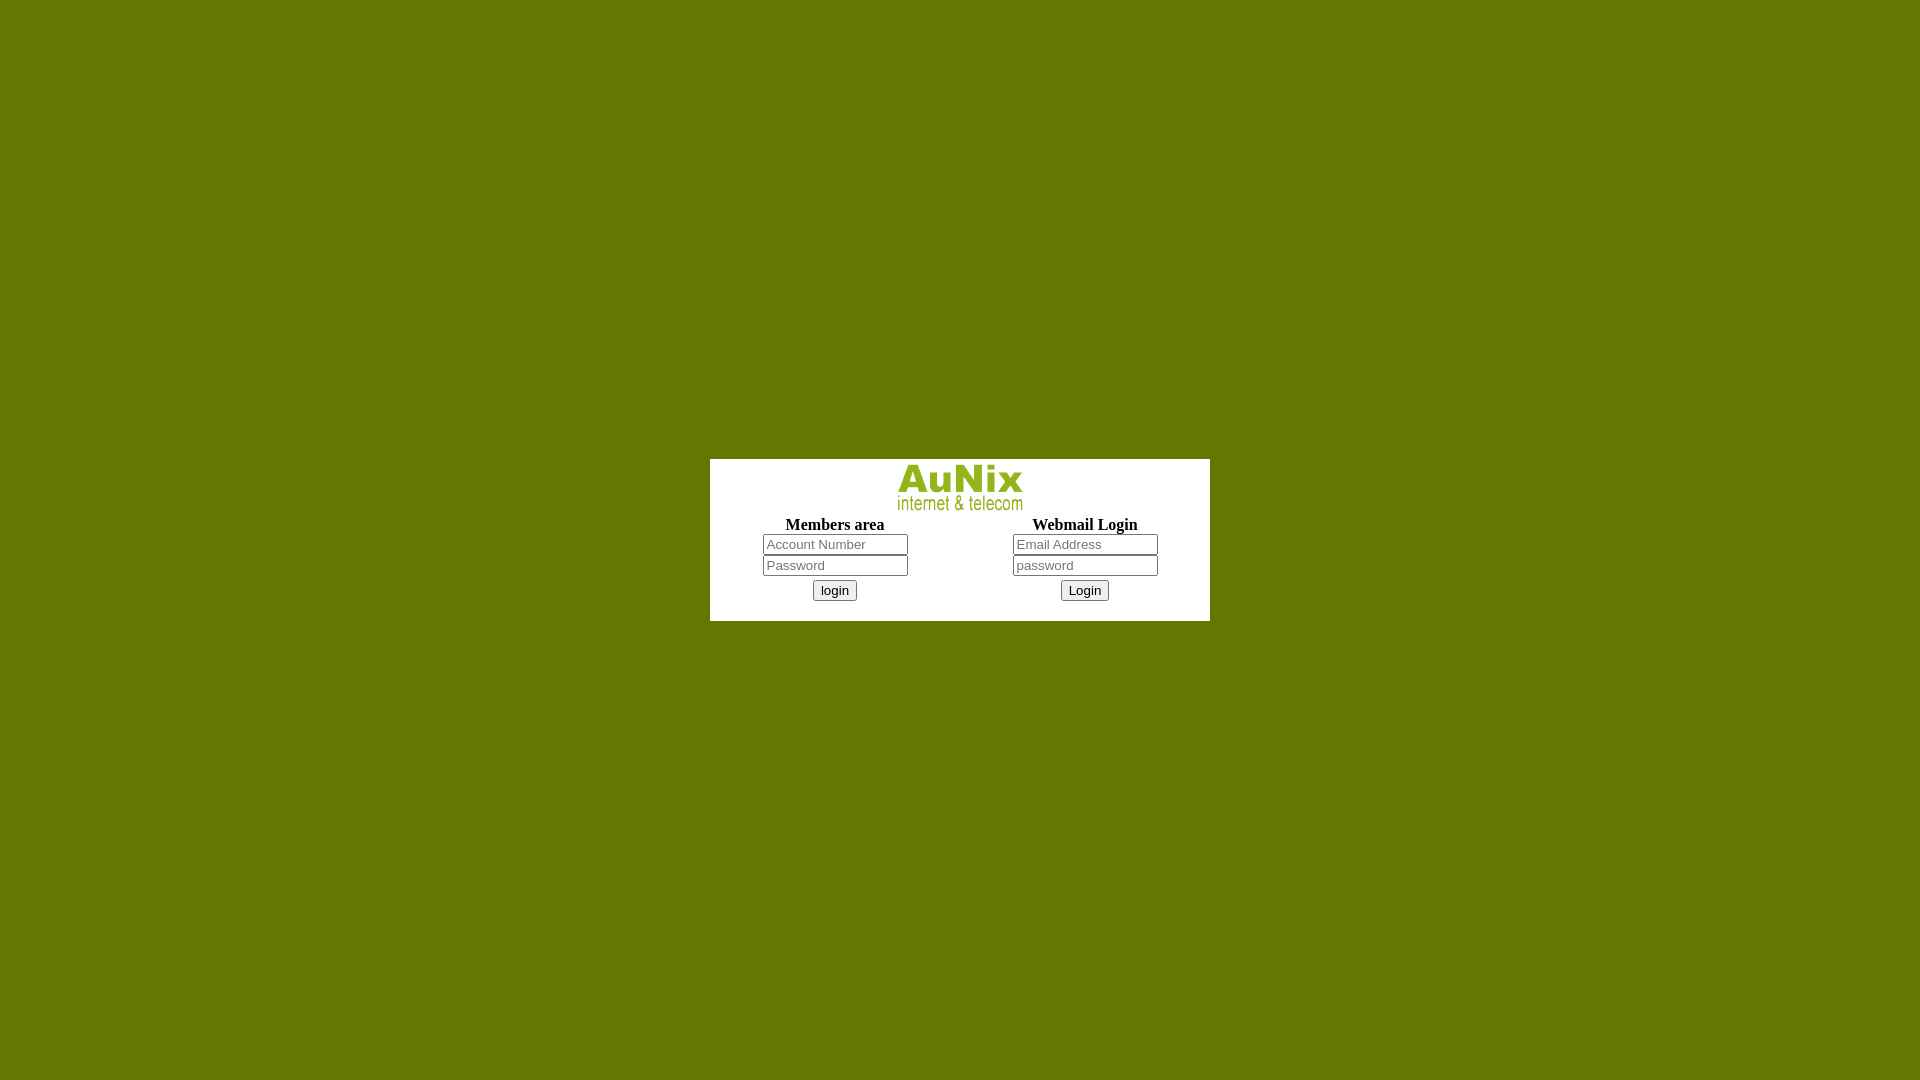 This screenshot has height=1080, width=1920. What do you see at coordinates (1059, 589) in the screenshot?
I see `'Login'` at bounding box center [1059, 589].